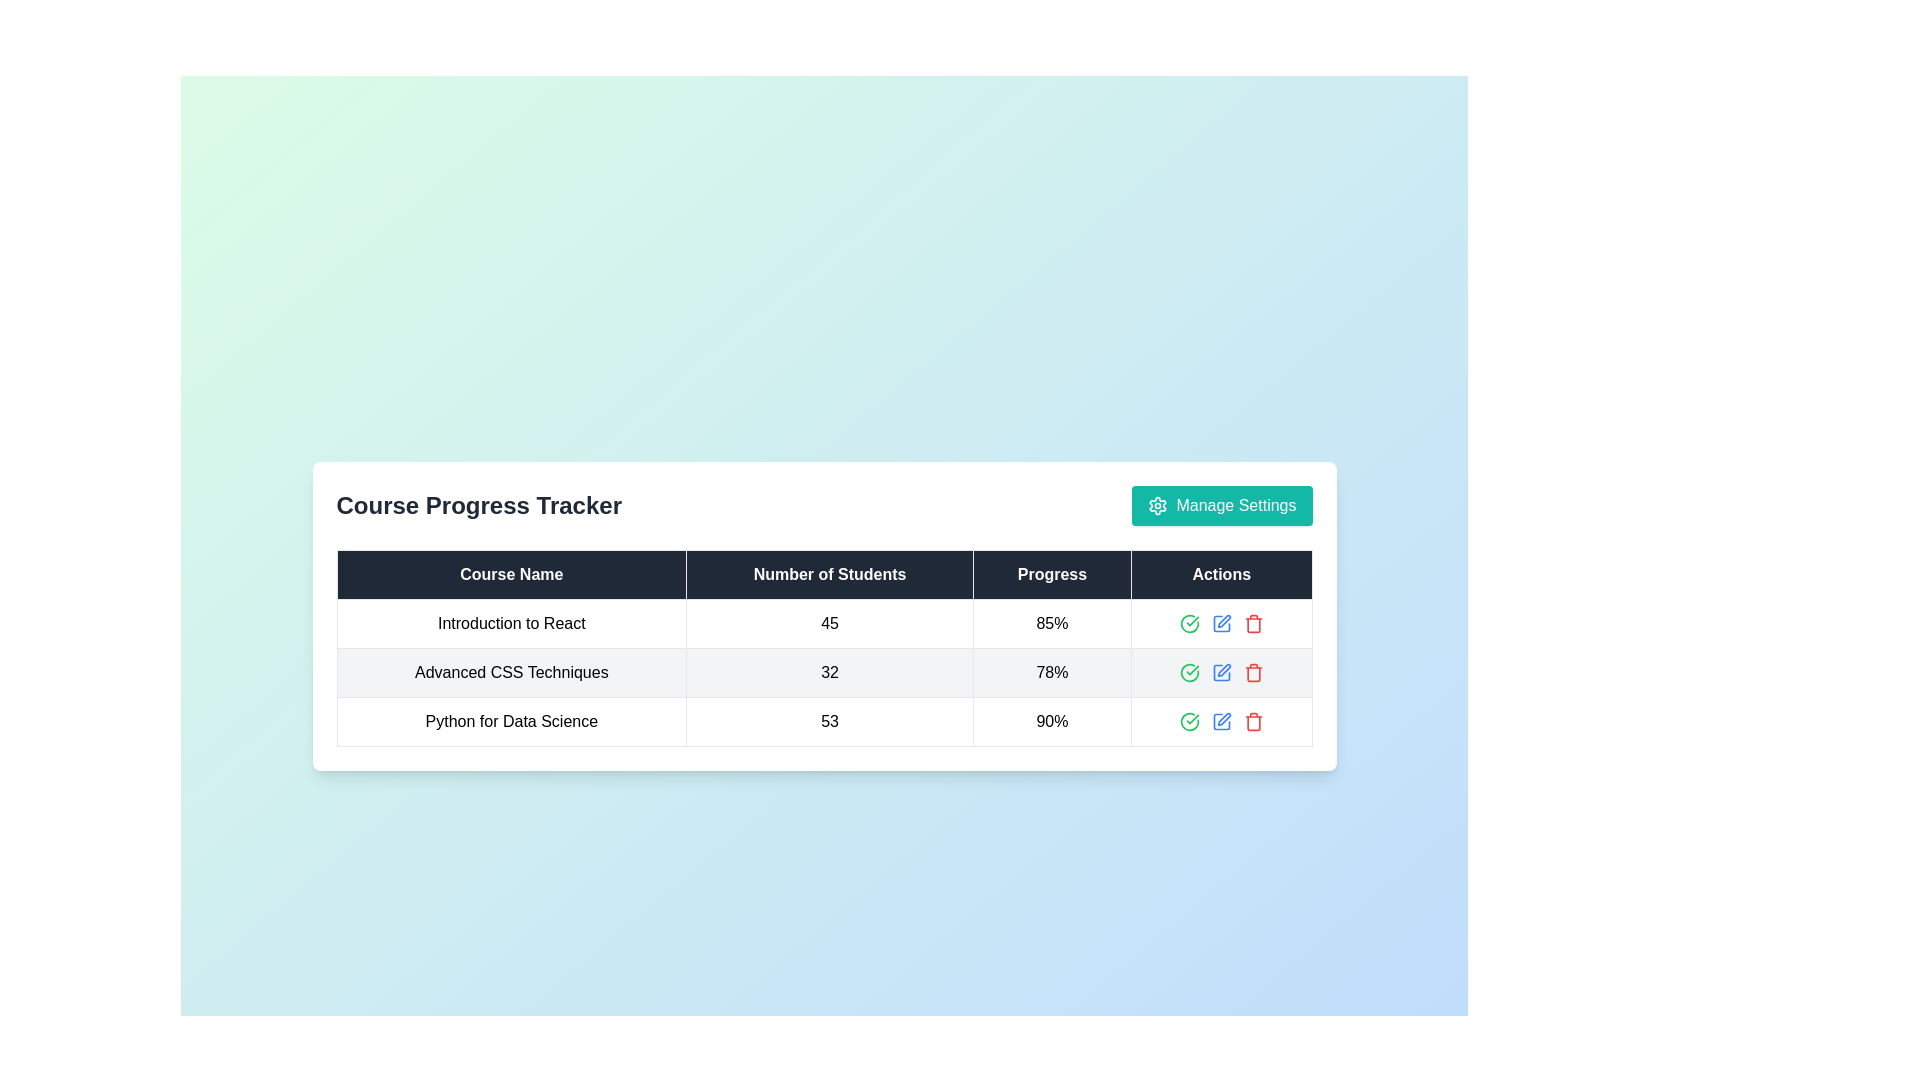 This screenshot has height=1080, width=1920. What do you see at coordinates (1221, 504) in the screenshot?
I see `the settings button for the 'Course Progress Tracker'` at bounding box center [1221, 504].